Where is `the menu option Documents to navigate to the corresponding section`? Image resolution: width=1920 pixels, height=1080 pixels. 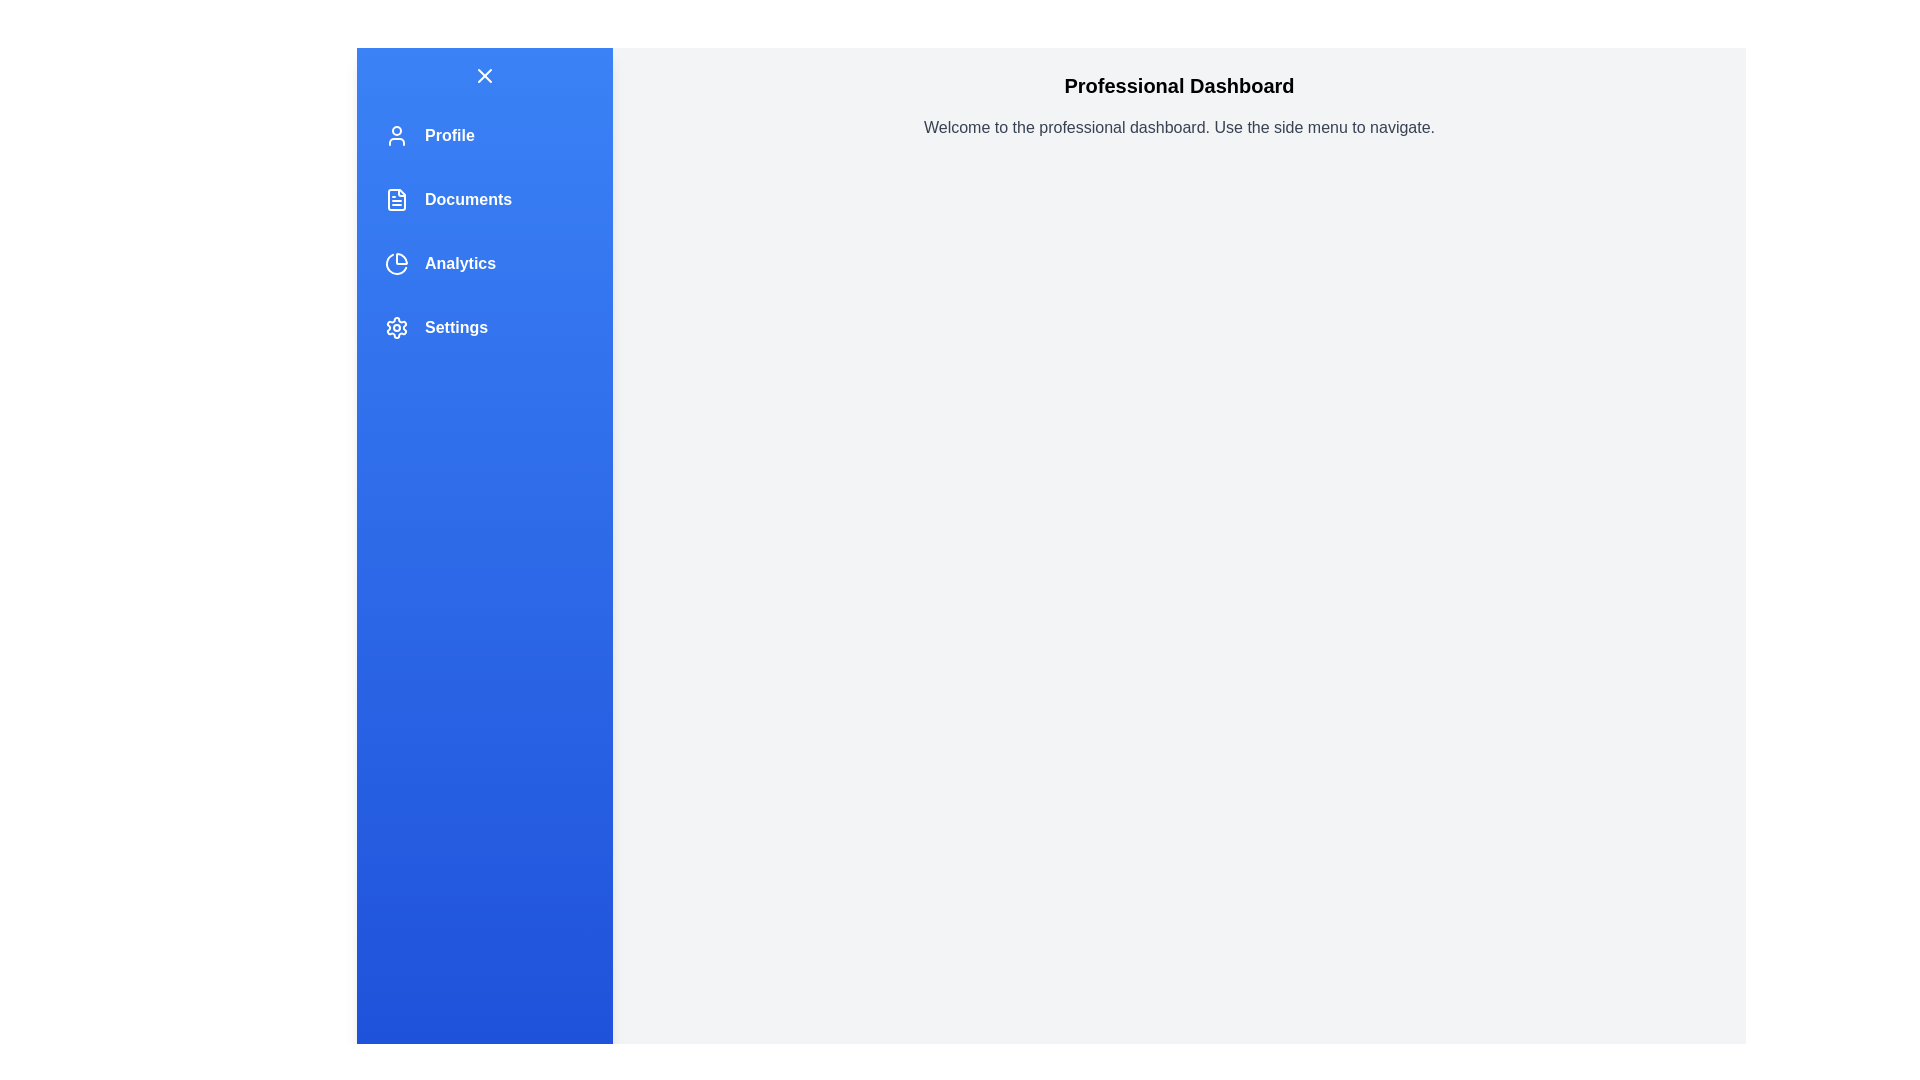 the menu option Documents to navigate to the corresponding section is located at coordinates (484, 200).